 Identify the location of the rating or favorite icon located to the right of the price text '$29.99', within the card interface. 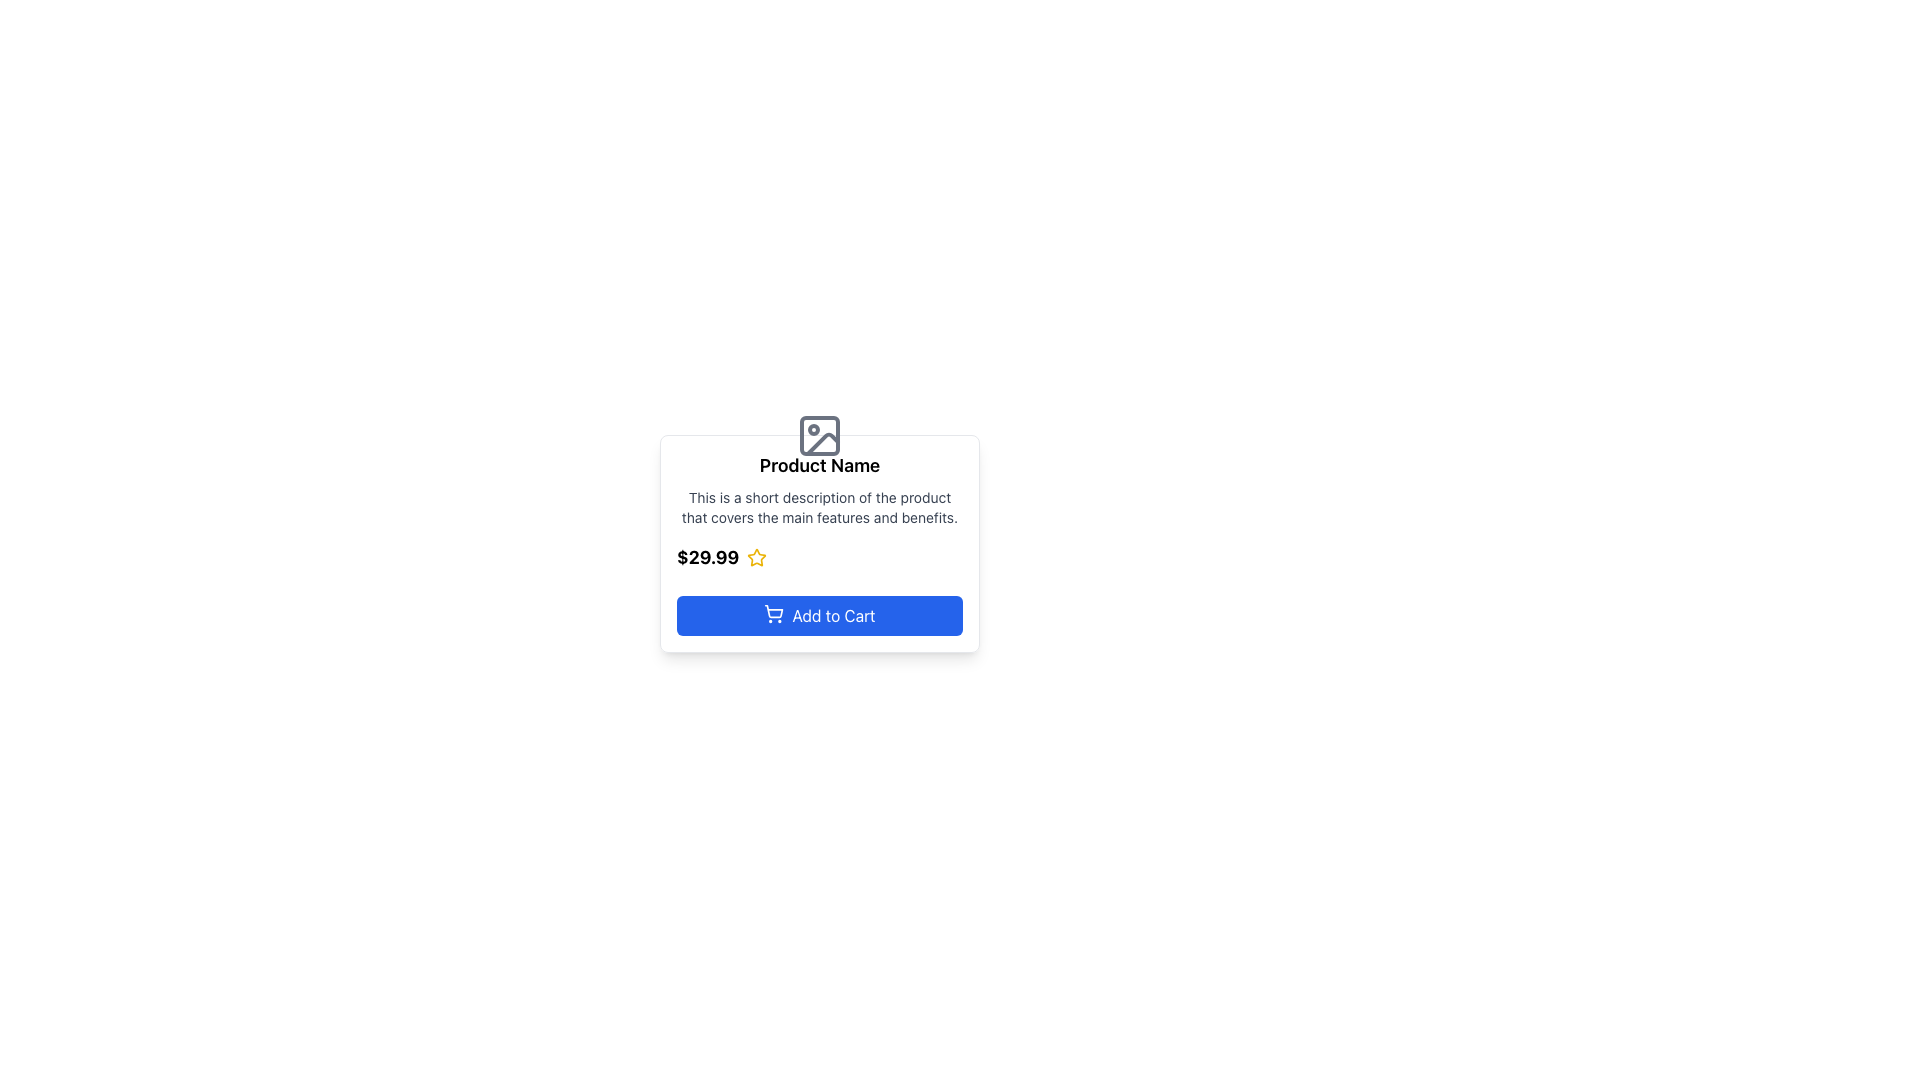
(756, 558).